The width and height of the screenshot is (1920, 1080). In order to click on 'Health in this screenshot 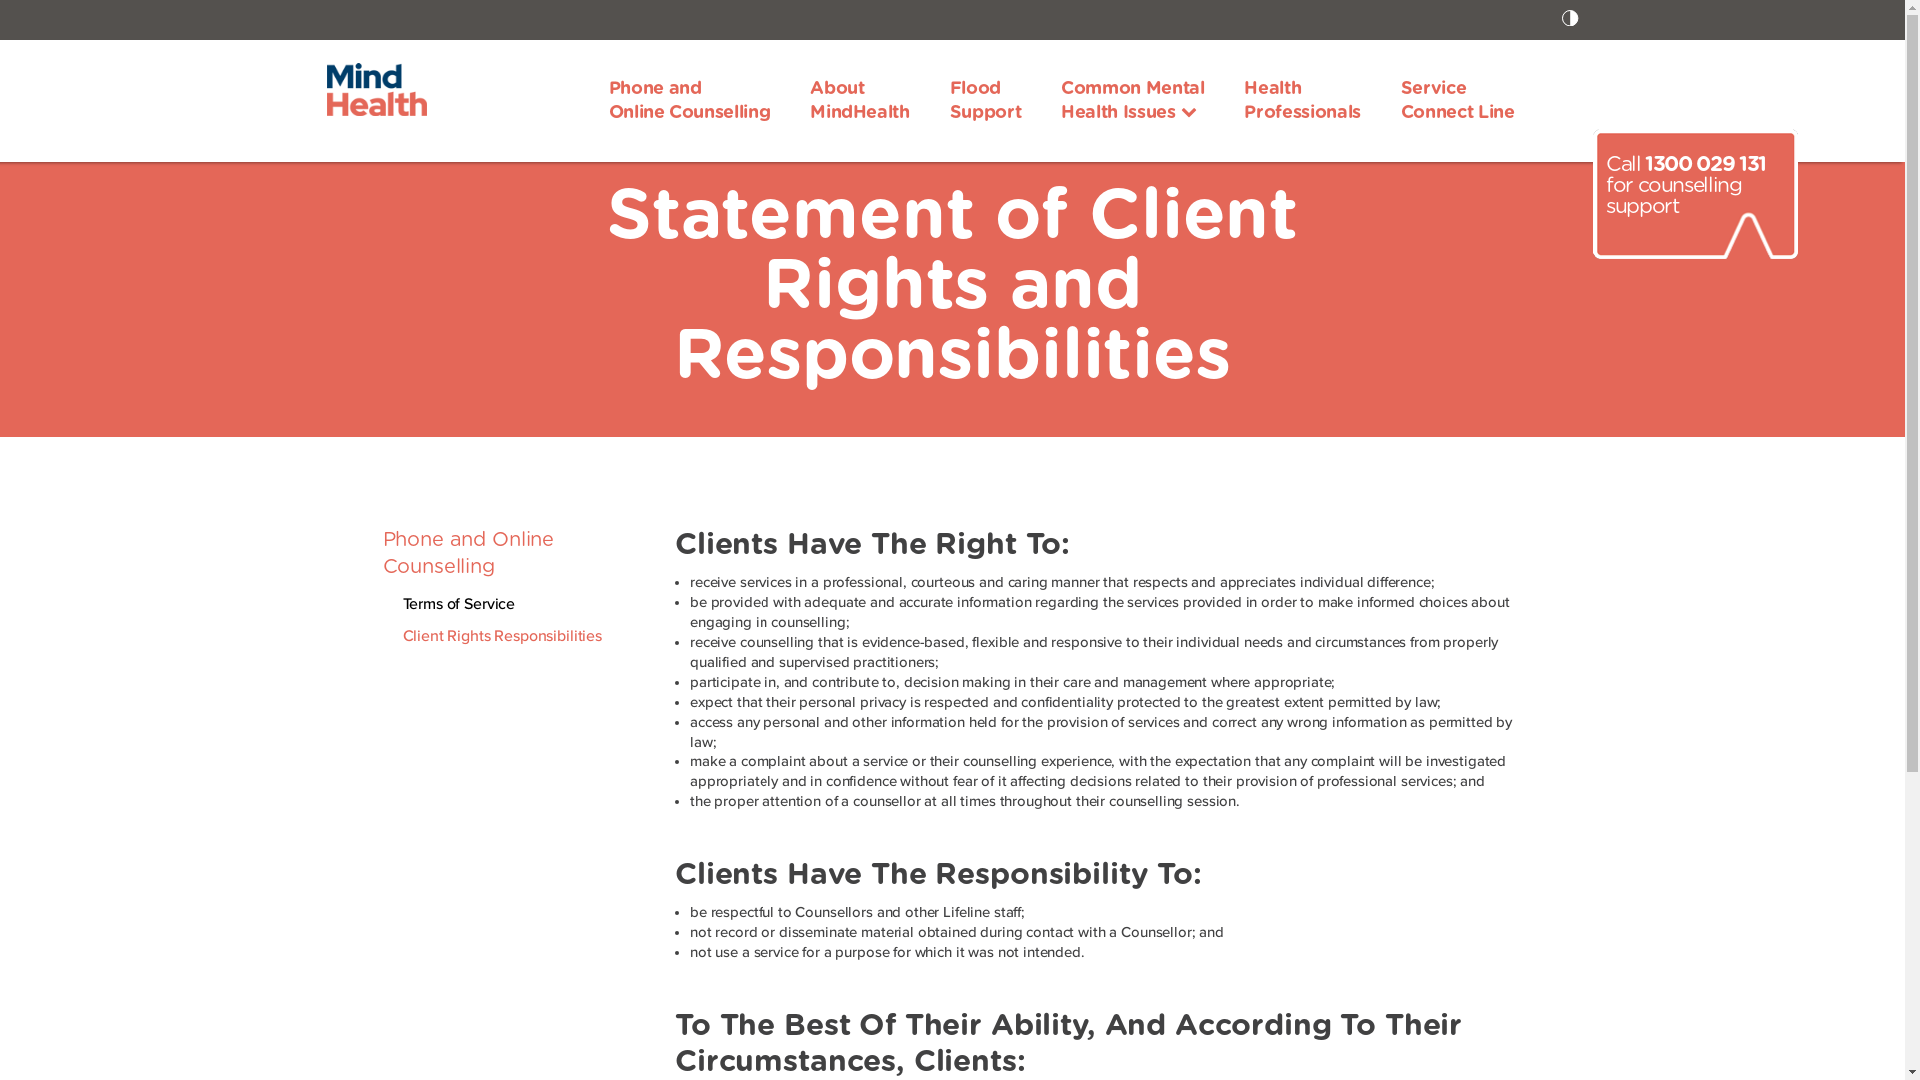, I will do `click(1301, 101)`.